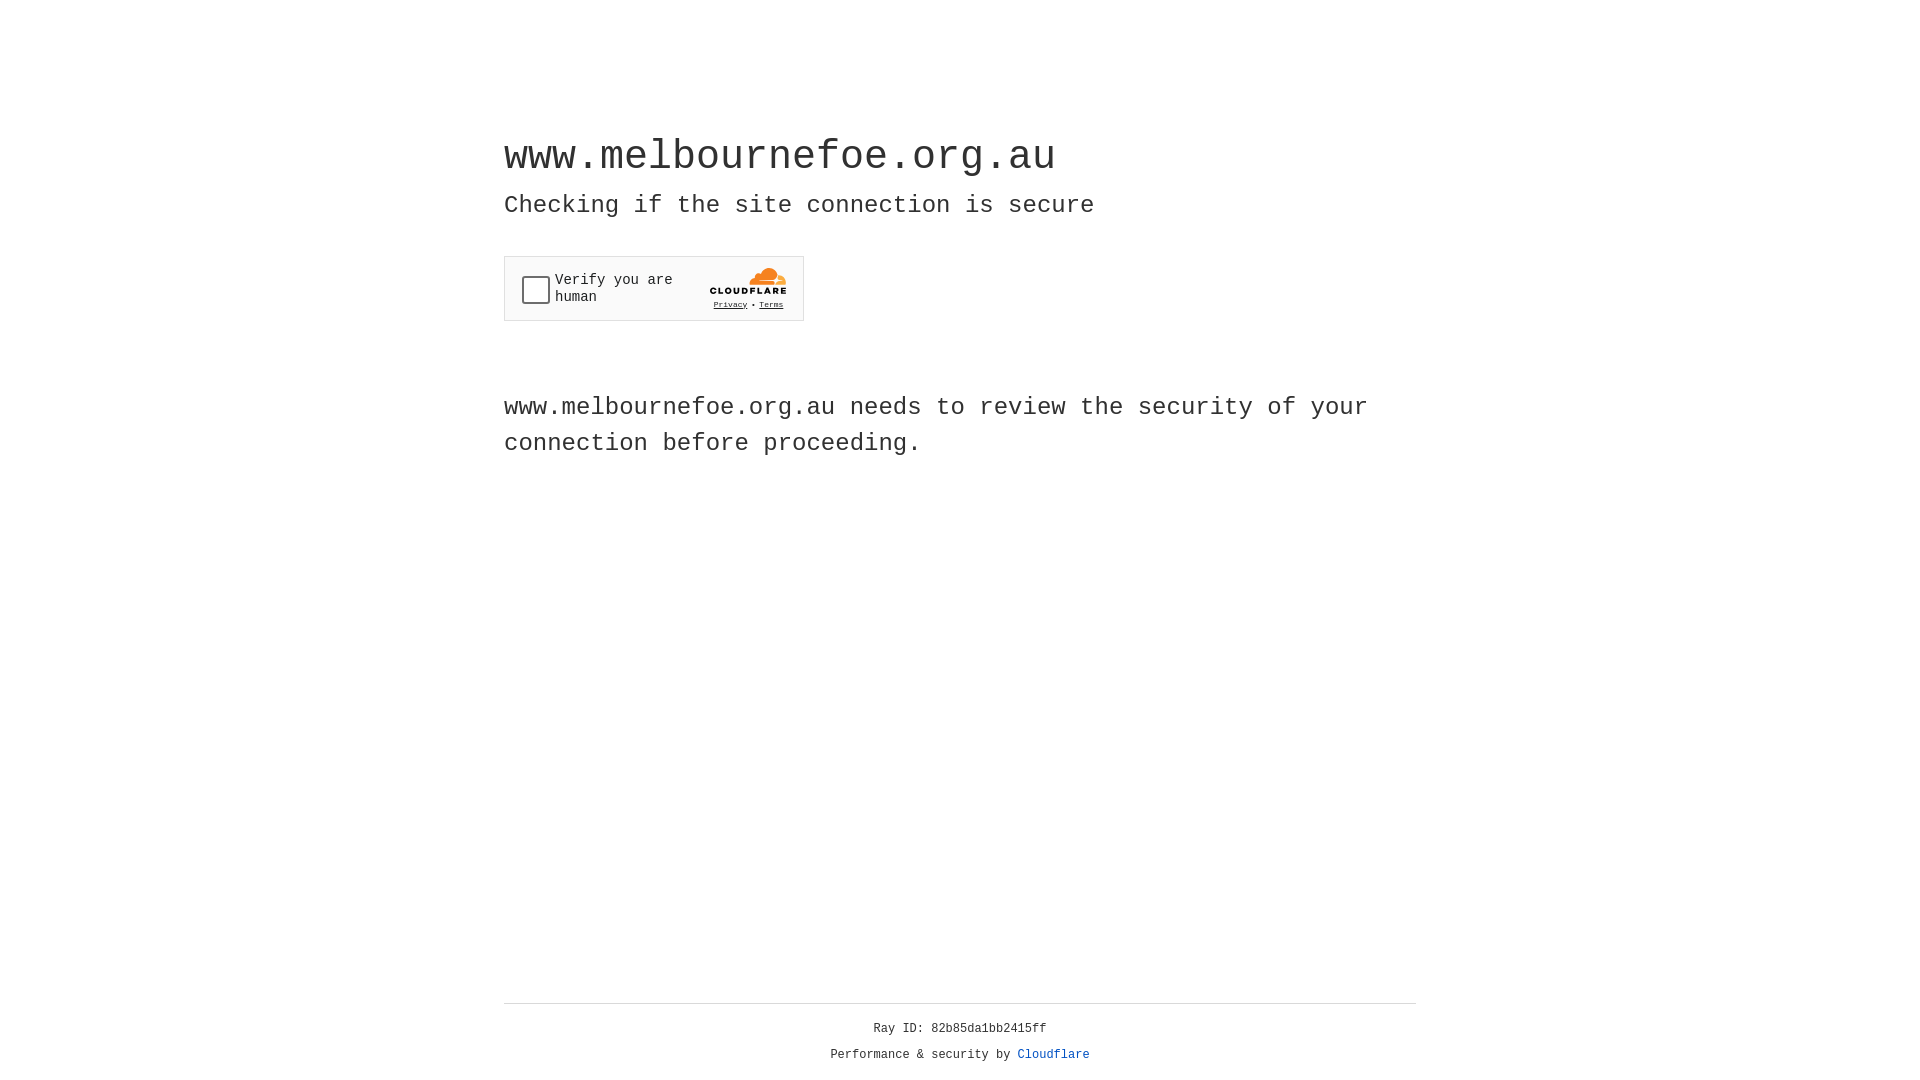 Image resolution: width=1920 pixels, height=1080 pixels. What do you see at coordinates (653, 288) in the screenshot?
I see `'Widget containing a Cloudflare security challenge'` at bounding box center [653, 288].